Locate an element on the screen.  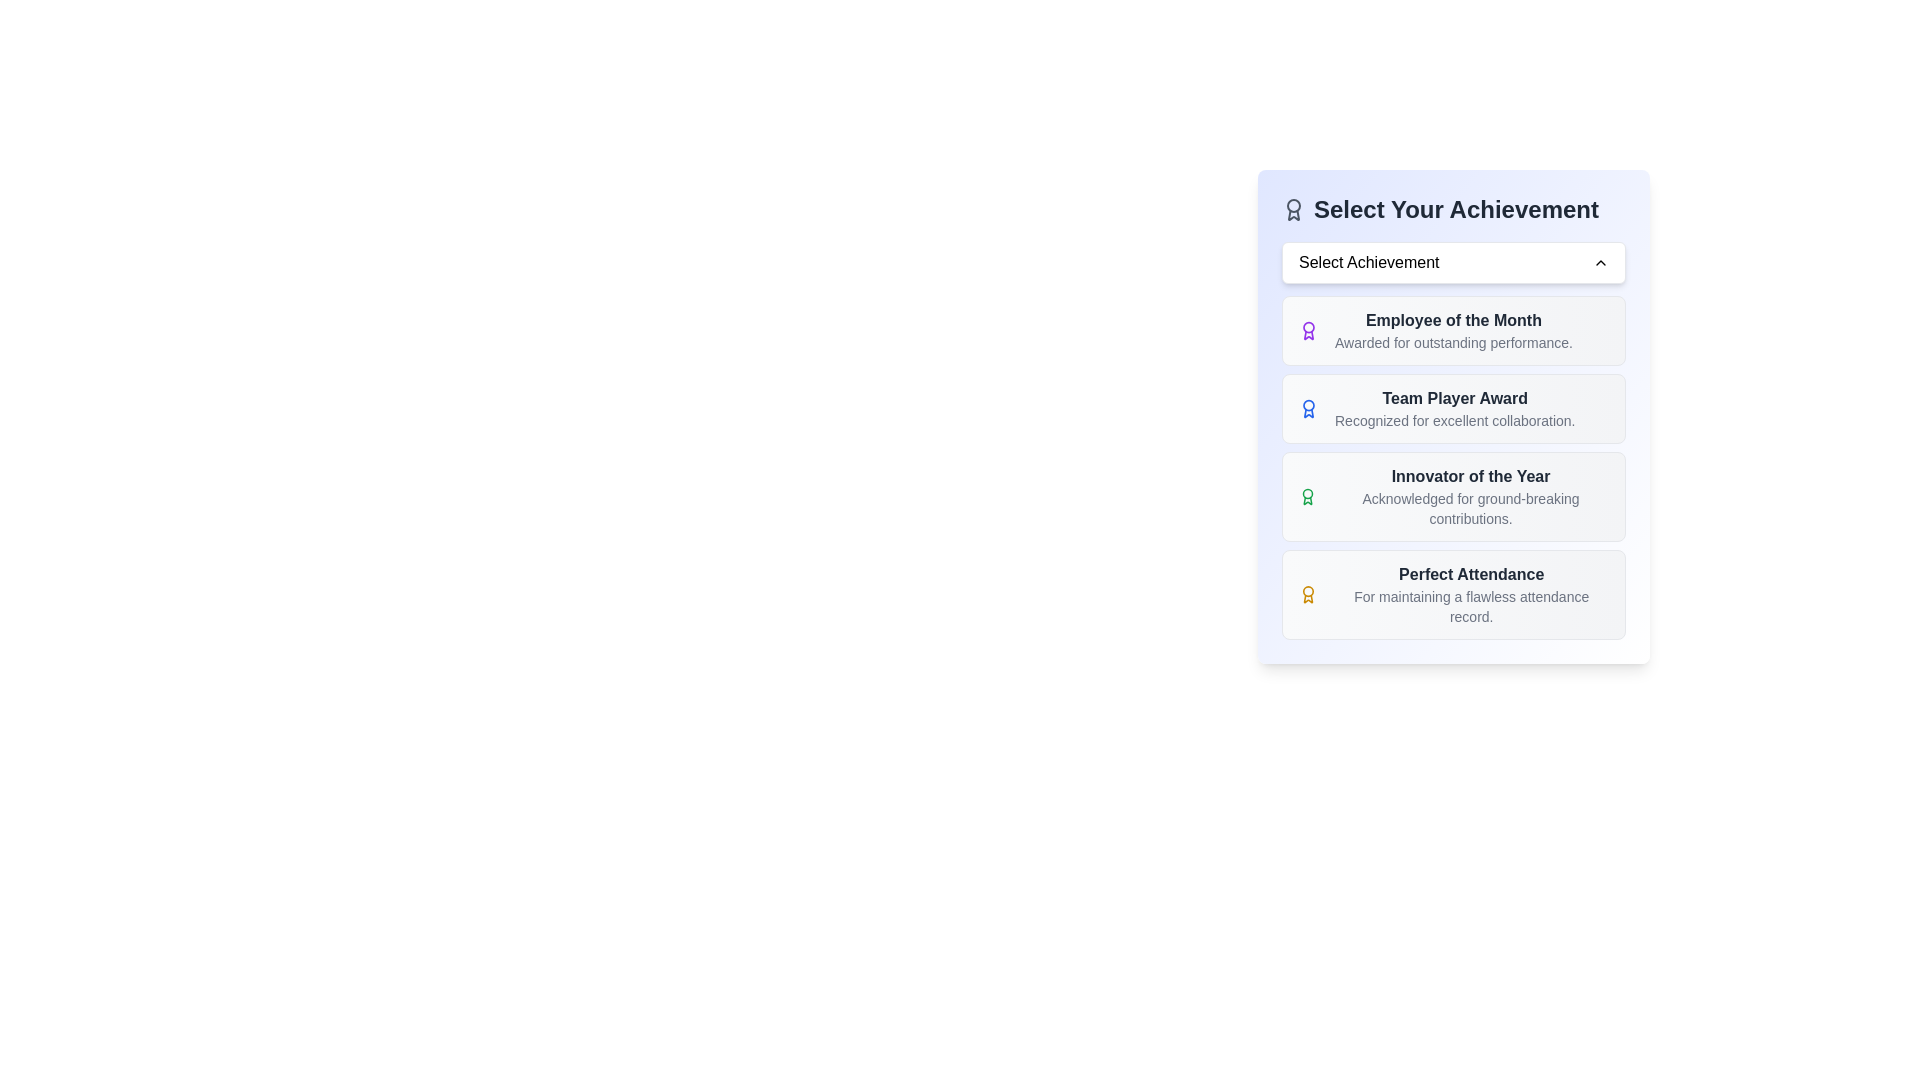
the 'Perfect Attendance' achievement title text label located in the fourth row of the 'Select Your Achievement' panel is located at coordinates (1471, 574).